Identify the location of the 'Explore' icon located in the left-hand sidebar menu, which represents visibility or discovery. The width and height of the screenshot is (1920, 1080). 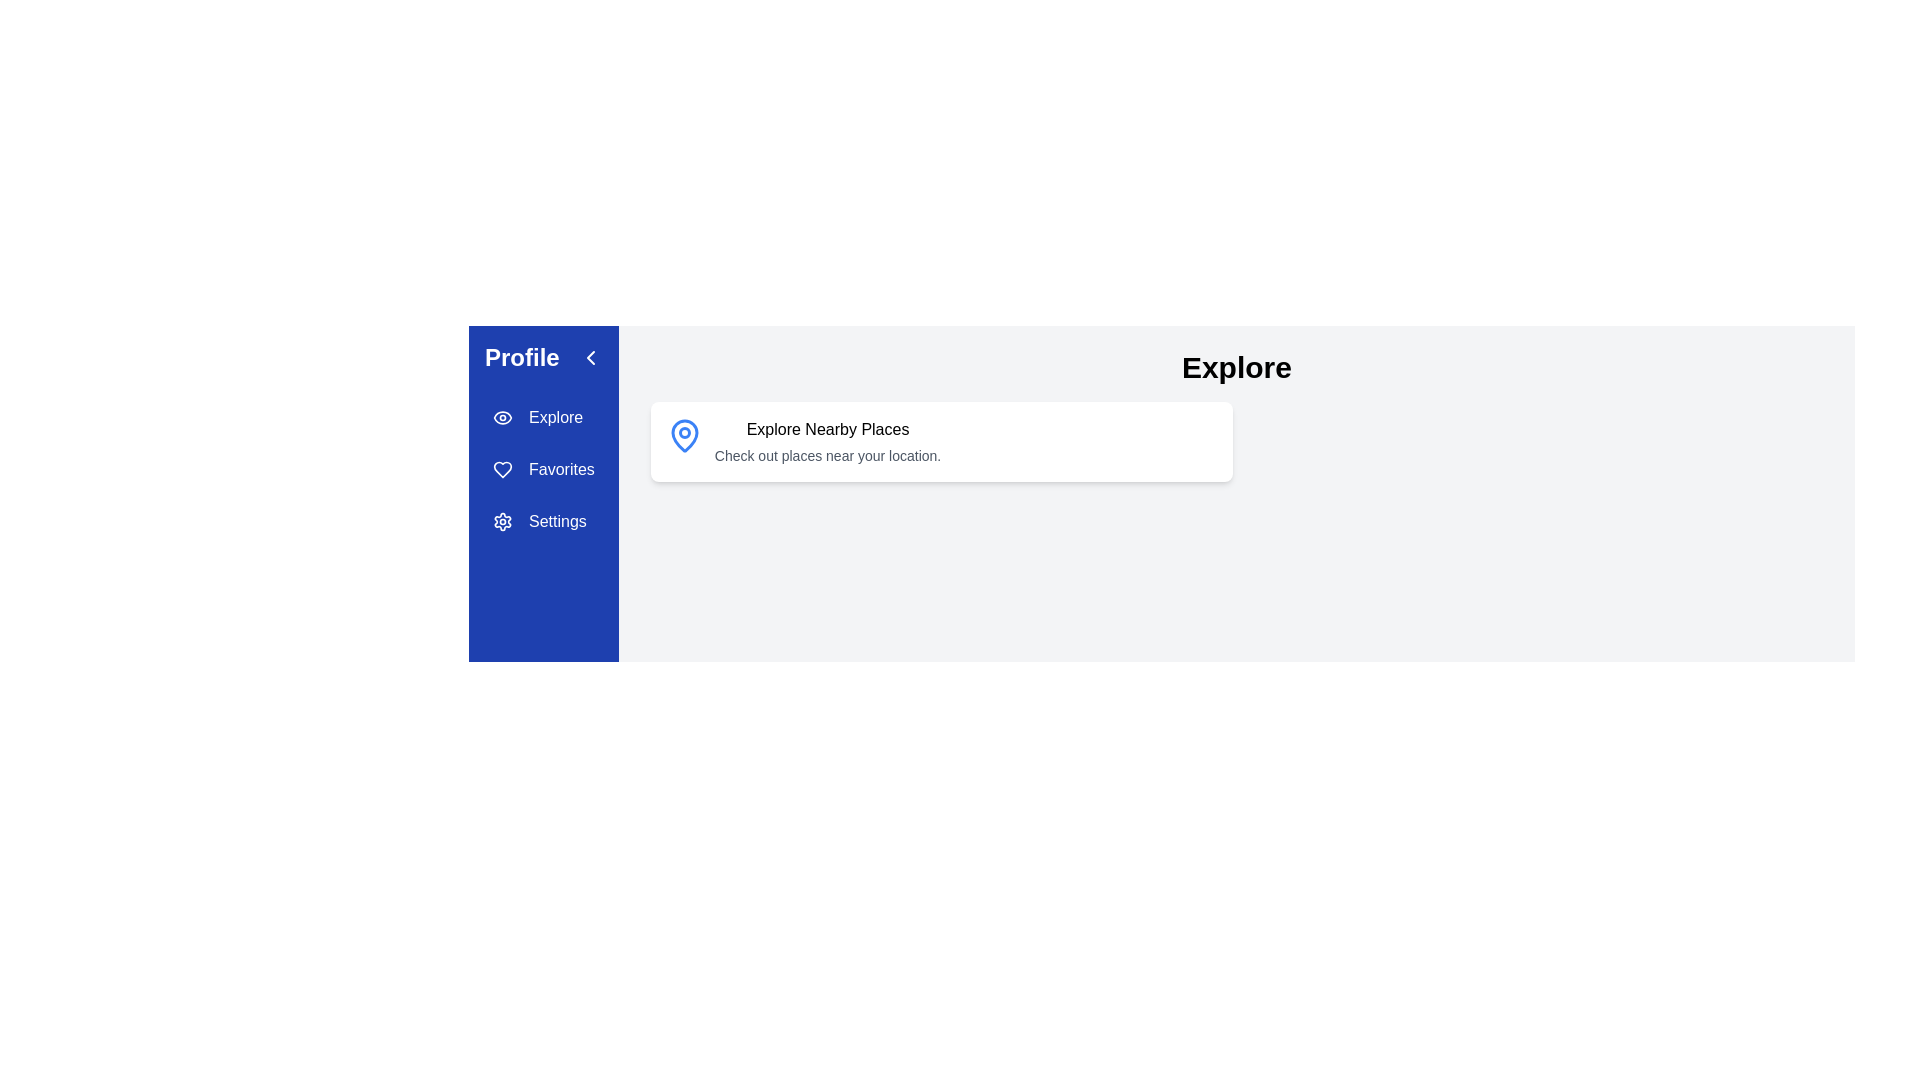
(503, 416).